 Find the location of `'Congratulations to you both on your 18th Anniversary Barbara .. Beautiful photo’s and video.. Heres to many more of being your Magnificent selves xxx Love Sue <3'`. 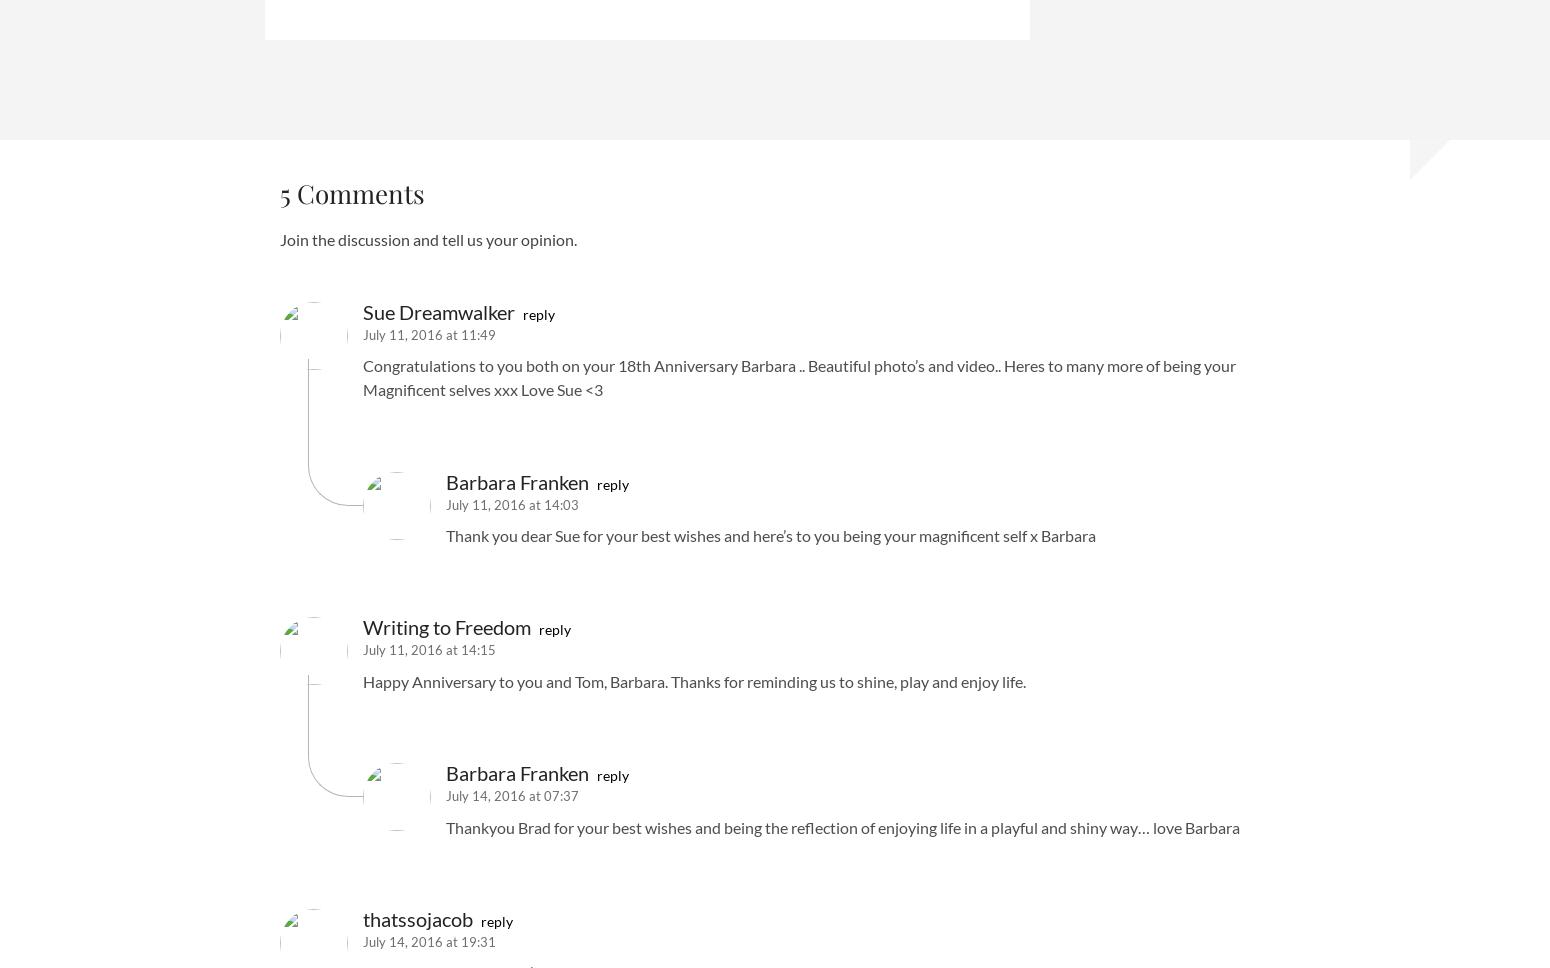

'Congratulations to you both on your 18th Anniversary Barbara .. Beautiful photo’s and video.. Heres to many more of being your Magnificent selves xxx Love Sue <3' is located at coordinates (362, 376).